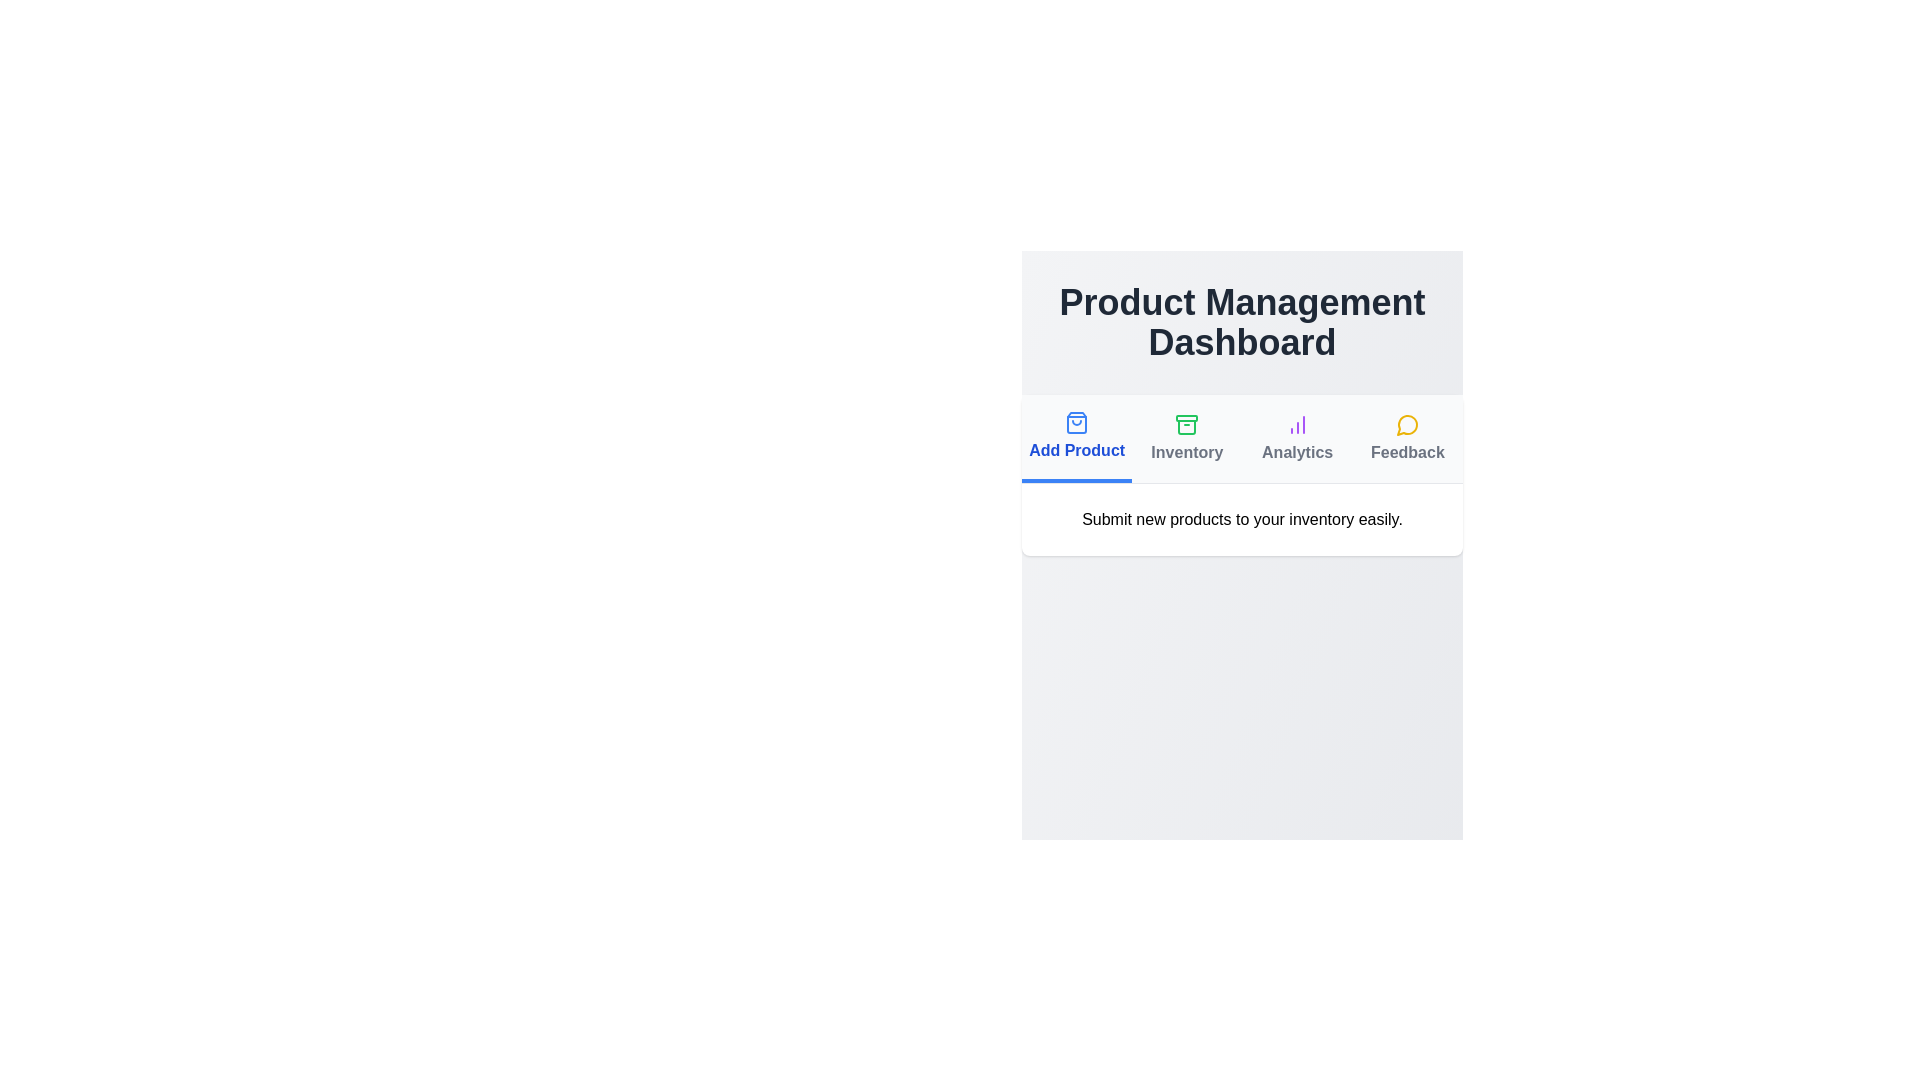 The height and width of the screenshot is (1080, 1920). I want to click on the Inventory icon located in the second position of the horizontal navigation bar under 'Product Management Dashboard', so click(1187, 423).